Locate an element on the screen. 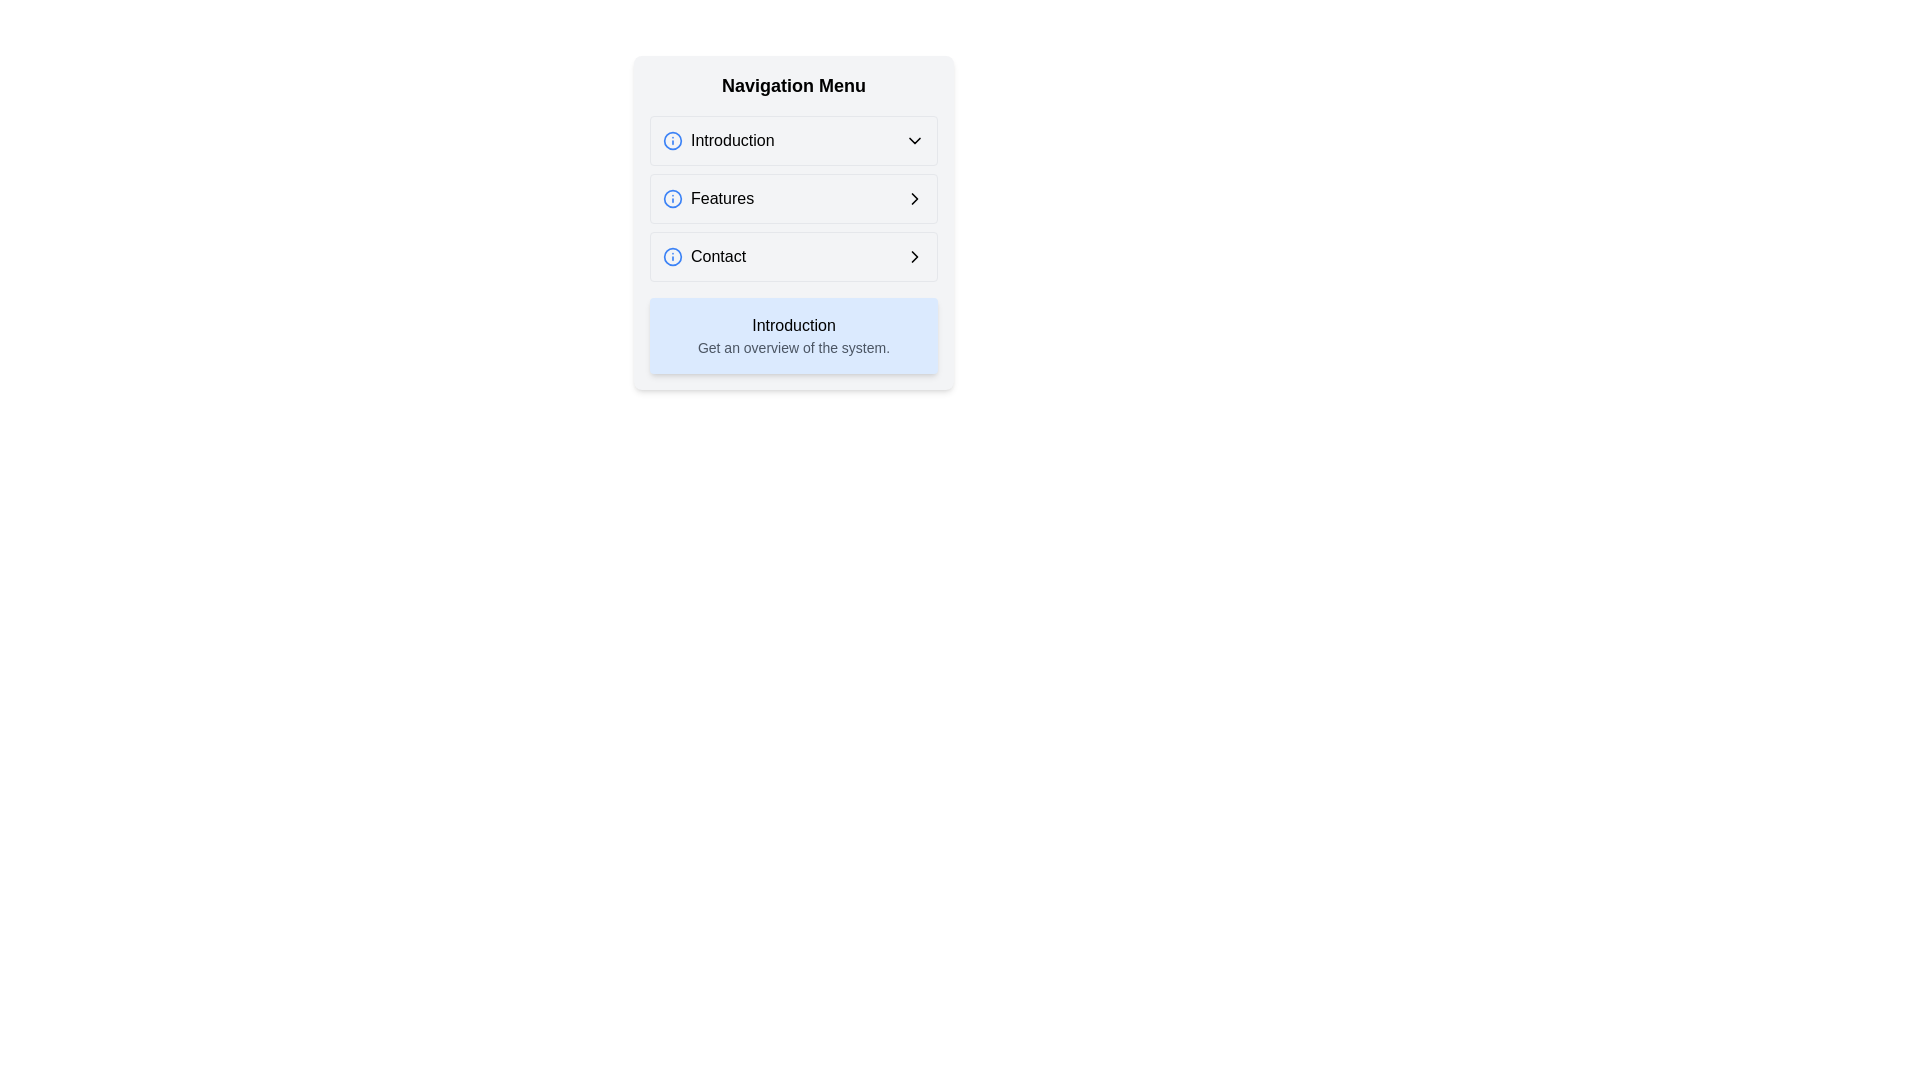 This screenshot has width=1920, height=1080. the SVG circle element that is part of the 'Features' icon in the navigation menu, which is centered within the left margin of the 'Features' label is located at coordinates (672, 199).